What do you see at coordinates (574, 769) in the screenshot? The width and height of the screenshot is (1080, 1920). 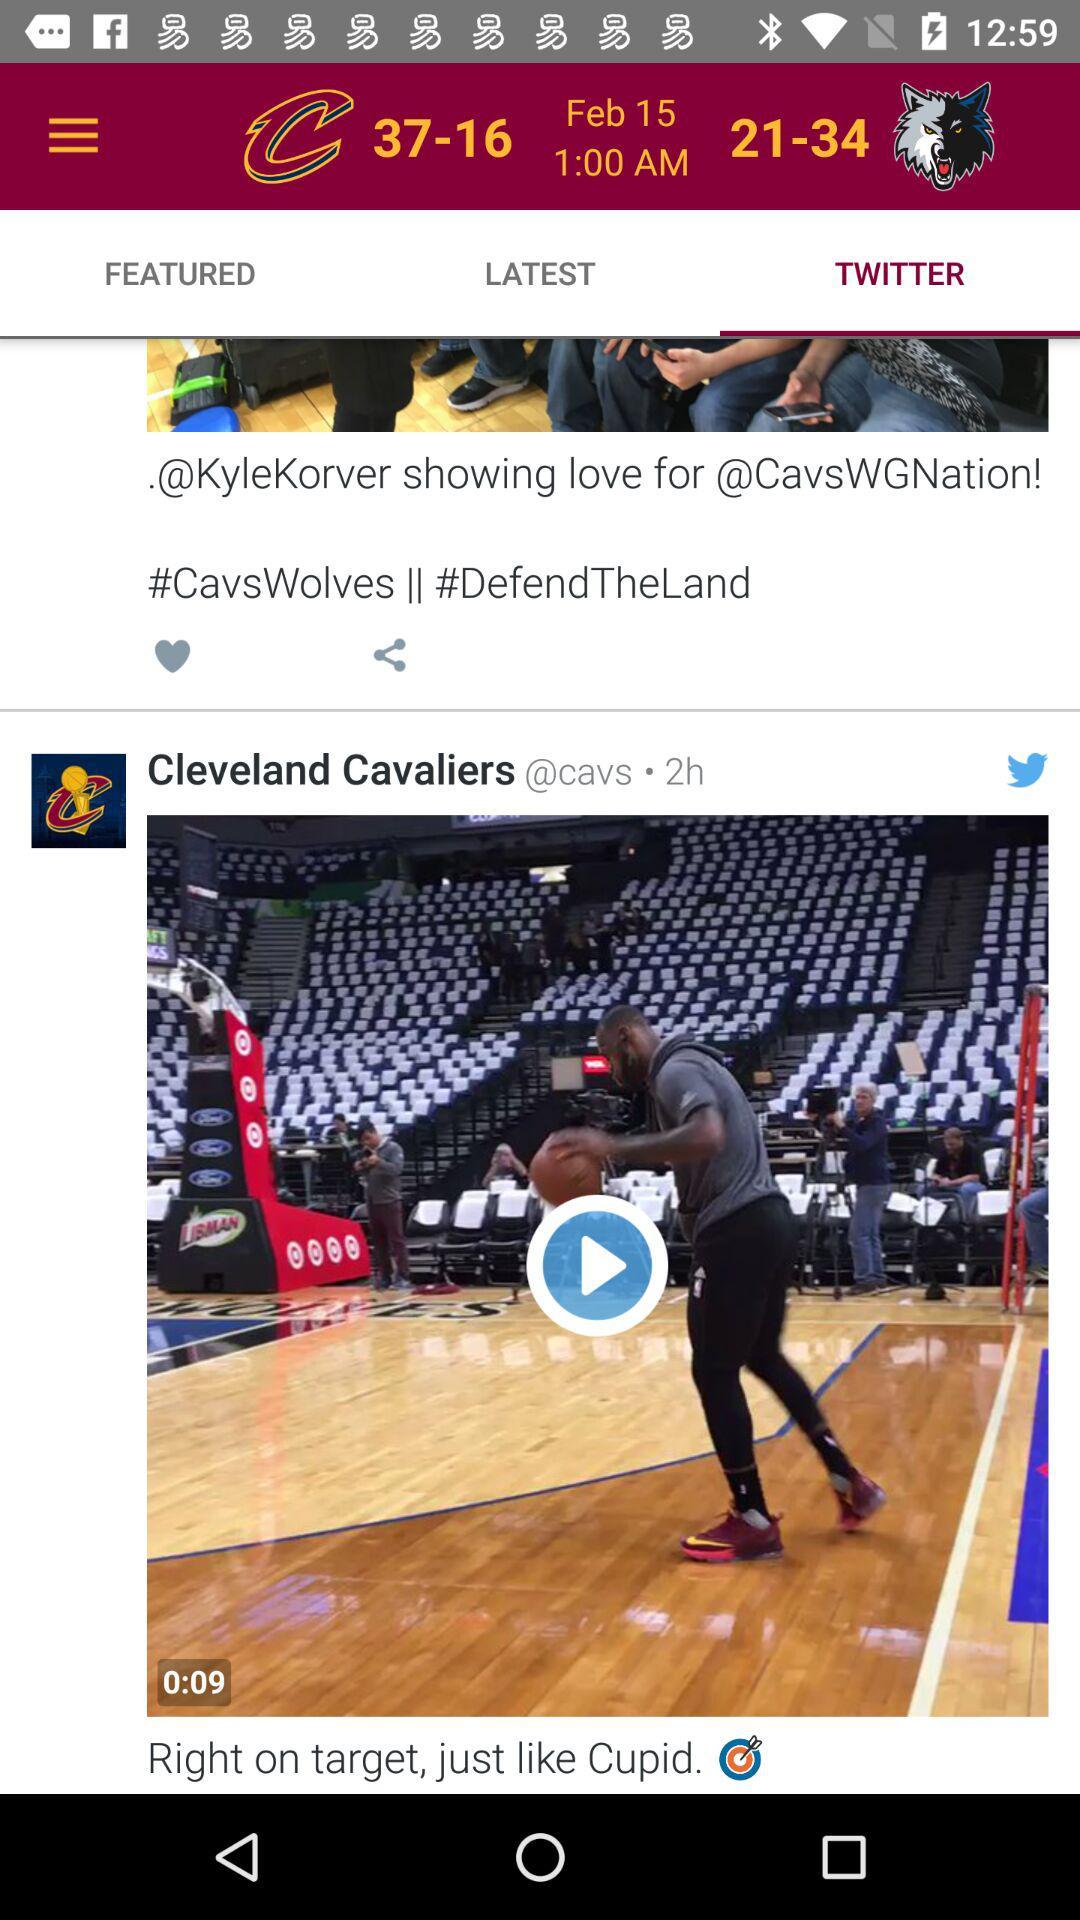 I see `the icon to the right of cleveland cavaliers icon` at bounding box center [574, 769].